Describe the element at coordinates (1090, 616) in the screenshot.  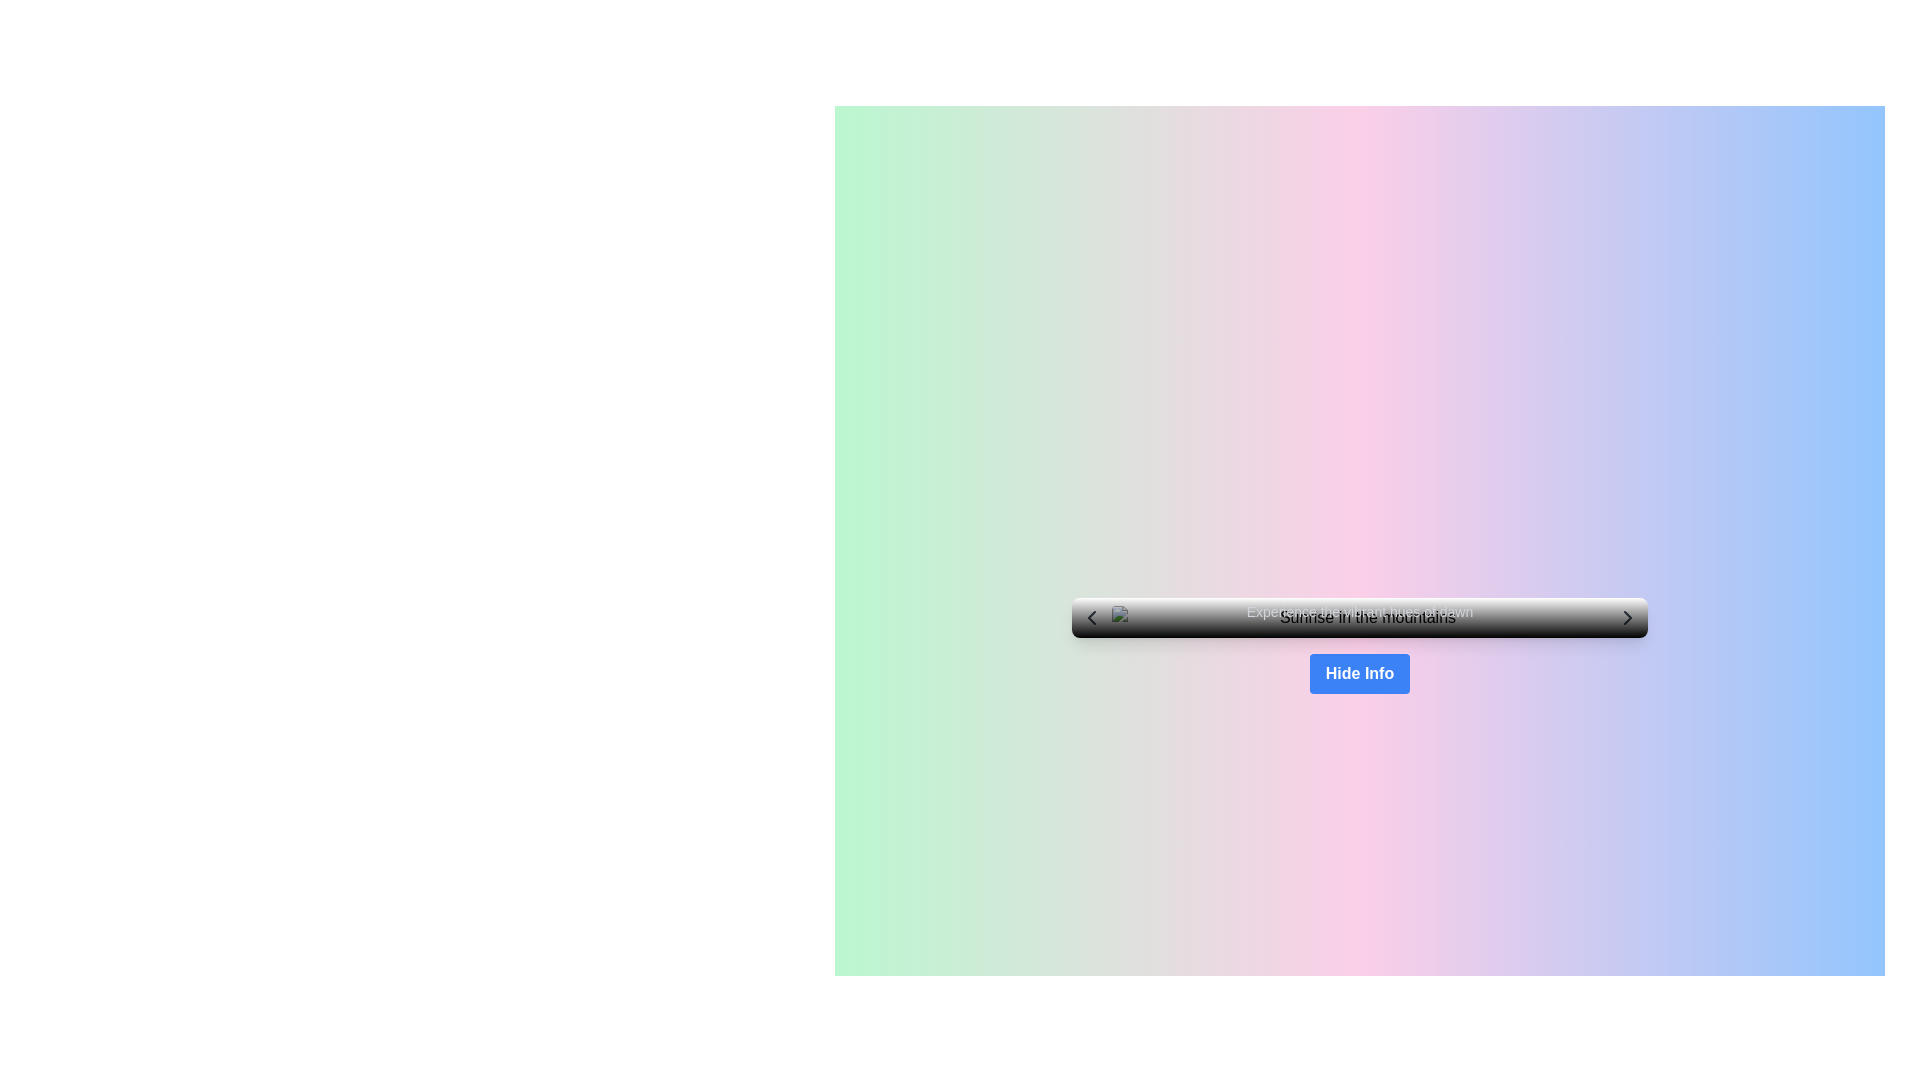
I see `the button with a dark background and a leftward-pointing chevron icon` at that location.